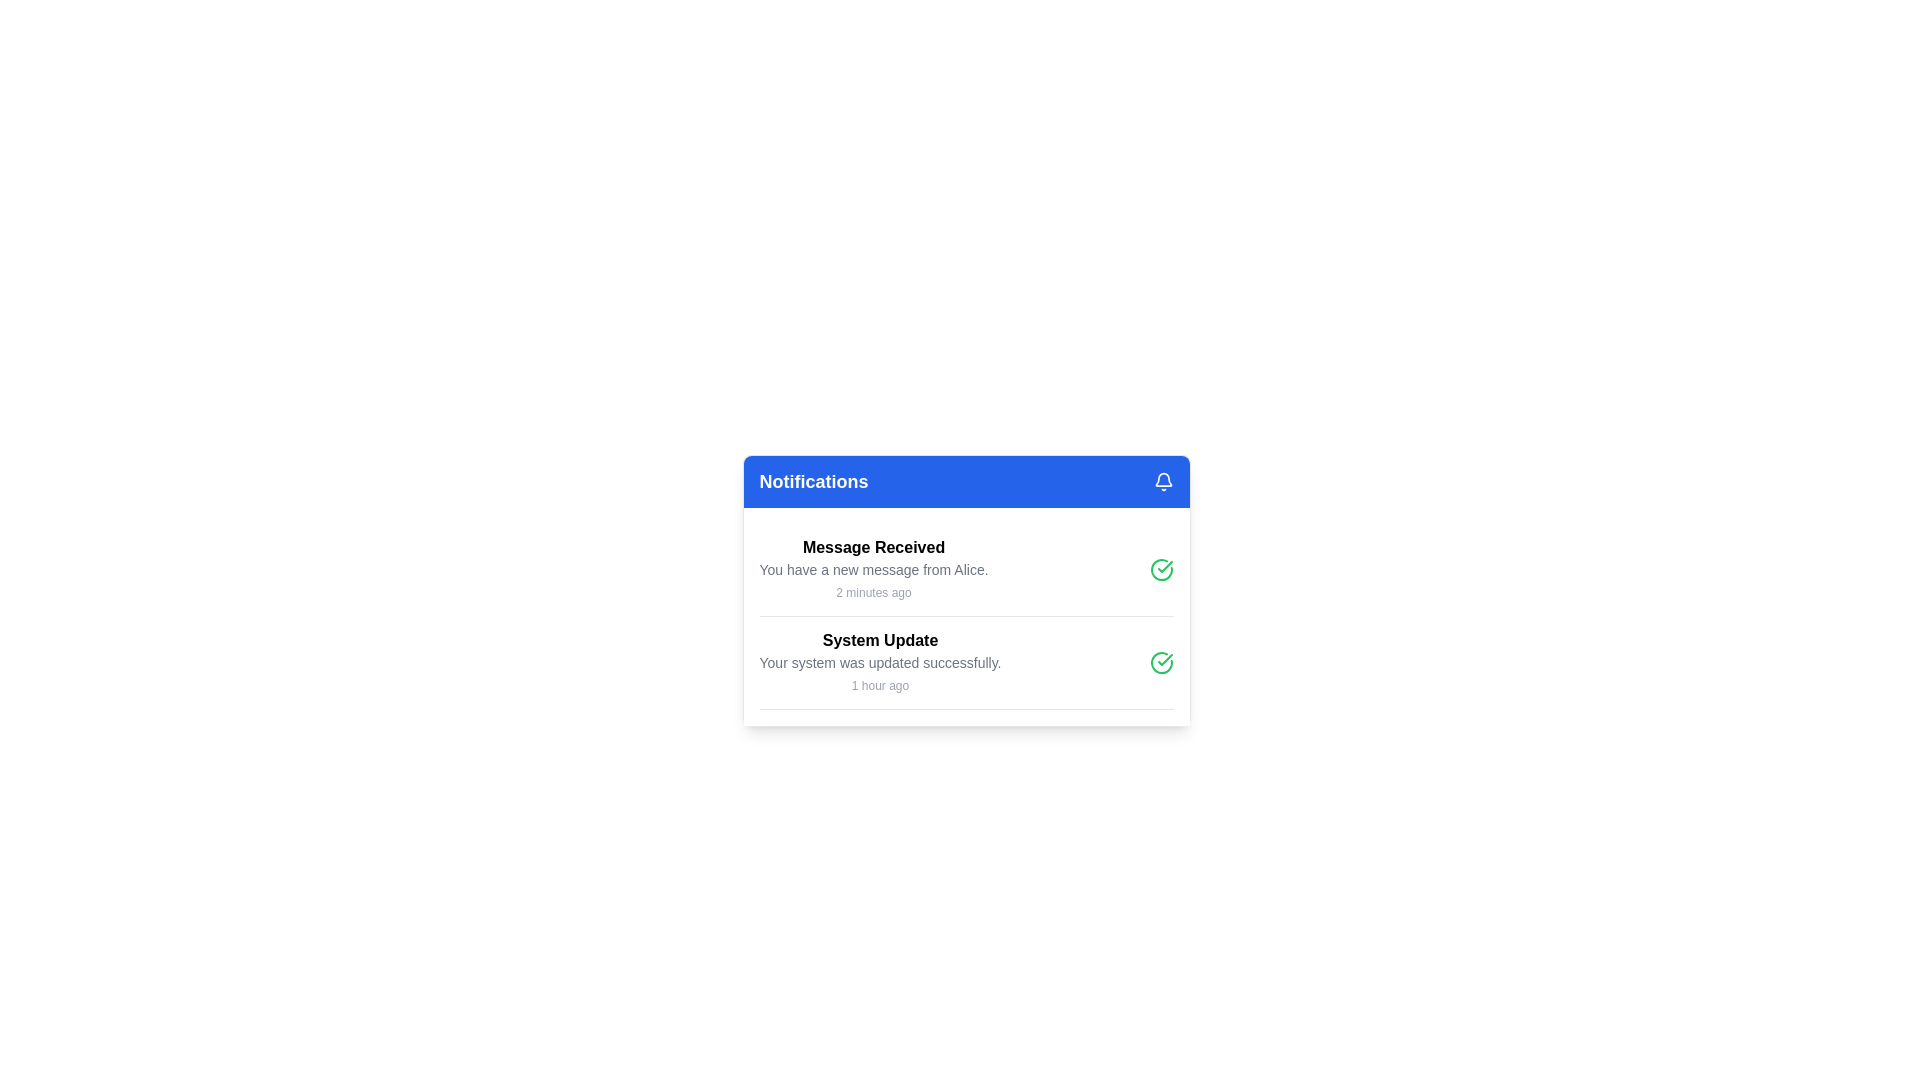 The height and width of the screenshot is (1080, 1920). I want to click on the notification item indicating a successful system update located below the 'Message Received' notification, so click(966, 663).